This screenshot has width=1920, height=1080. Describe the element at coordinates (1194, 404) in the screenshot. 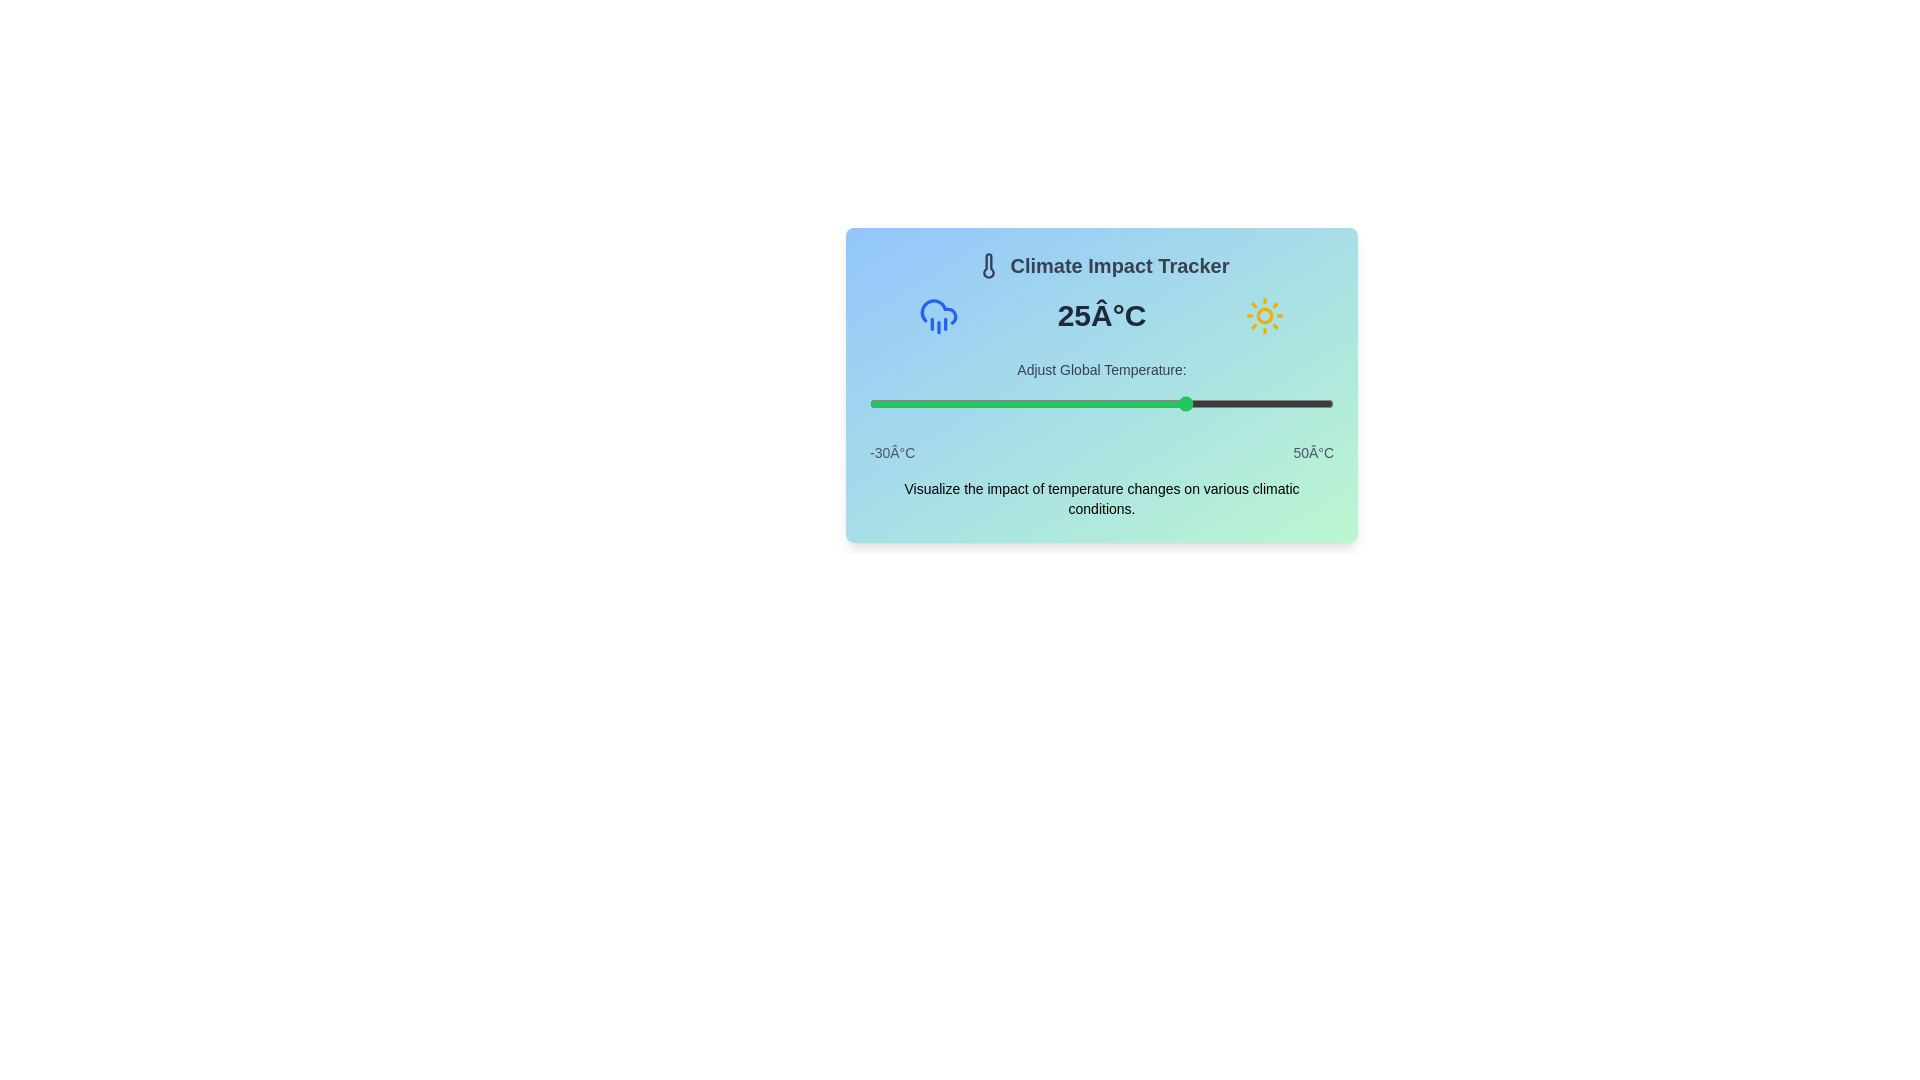

I see `the temperature slider to set the temperature to 26°C` at that location.